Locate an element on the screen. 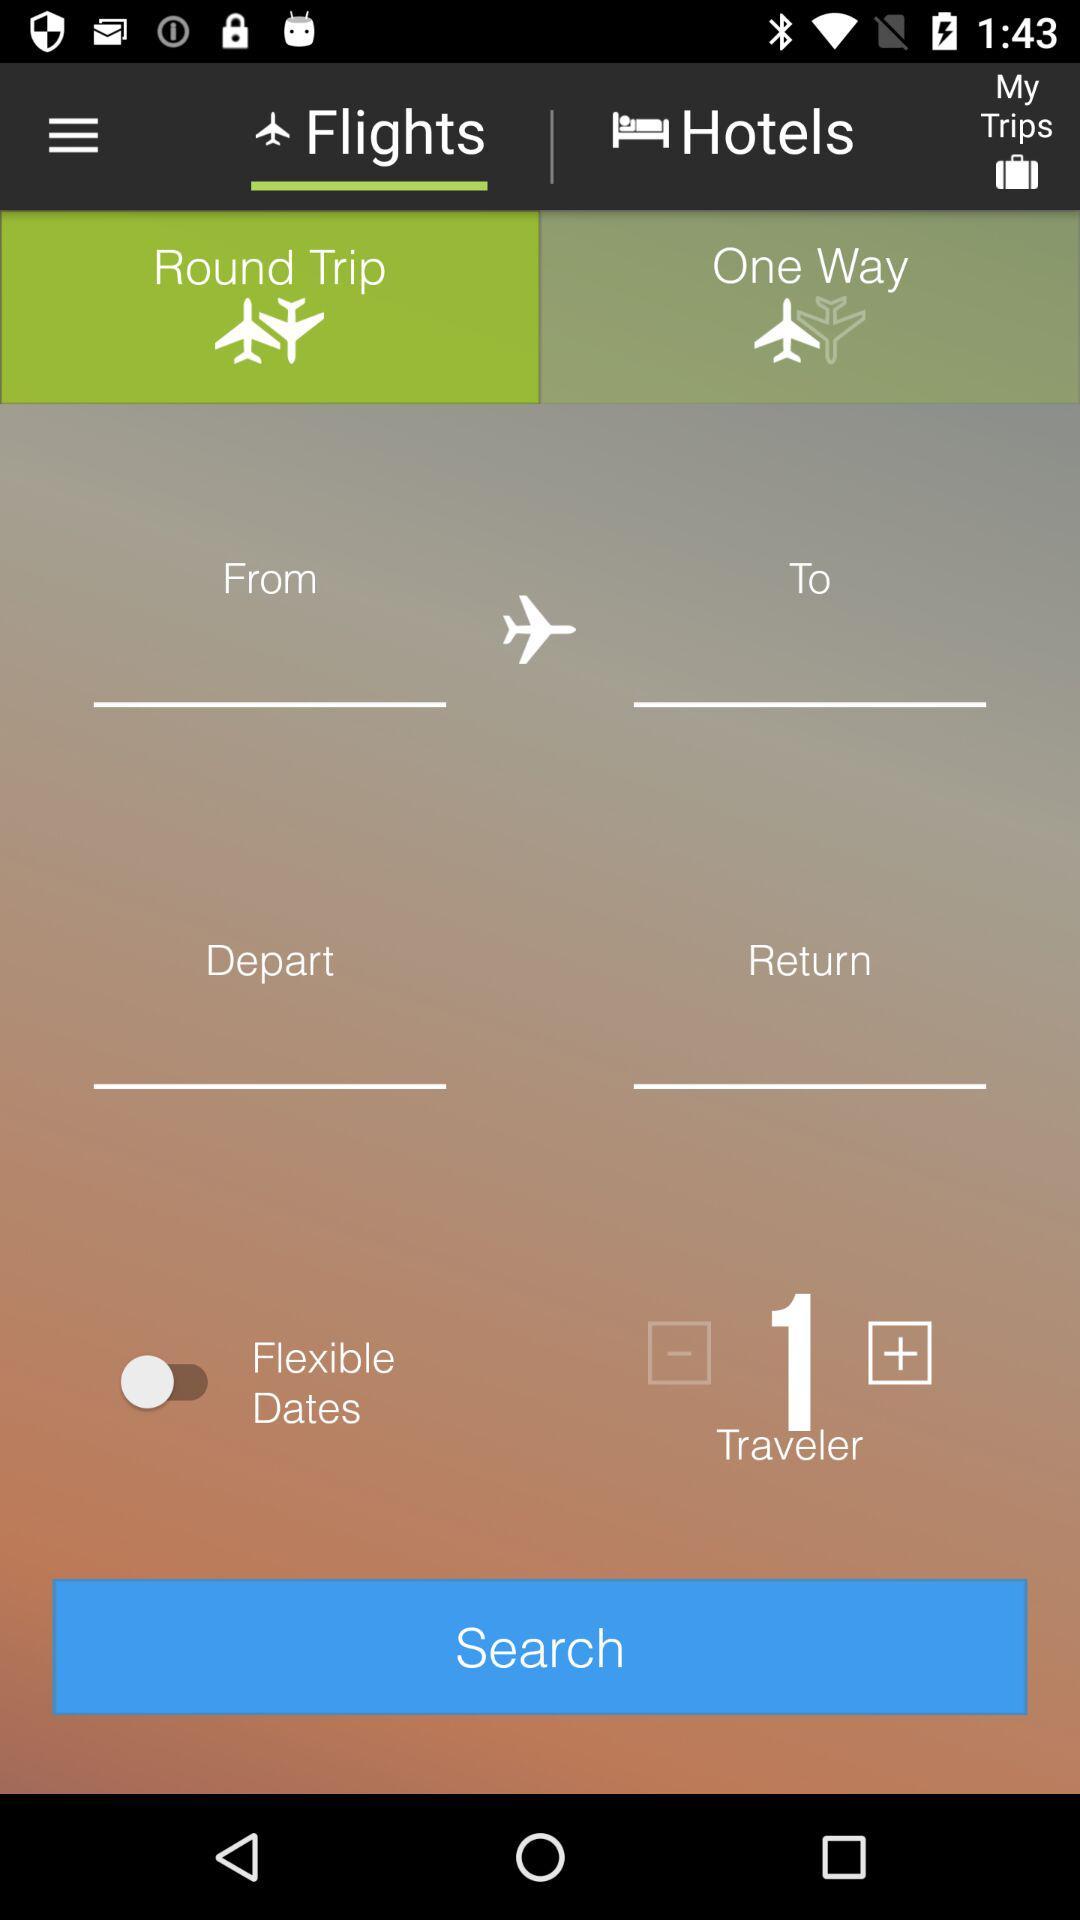 The height and width of the screenshot is (1920, 1080). the item to the left of the flexible is located at coordinates (172, 1380).